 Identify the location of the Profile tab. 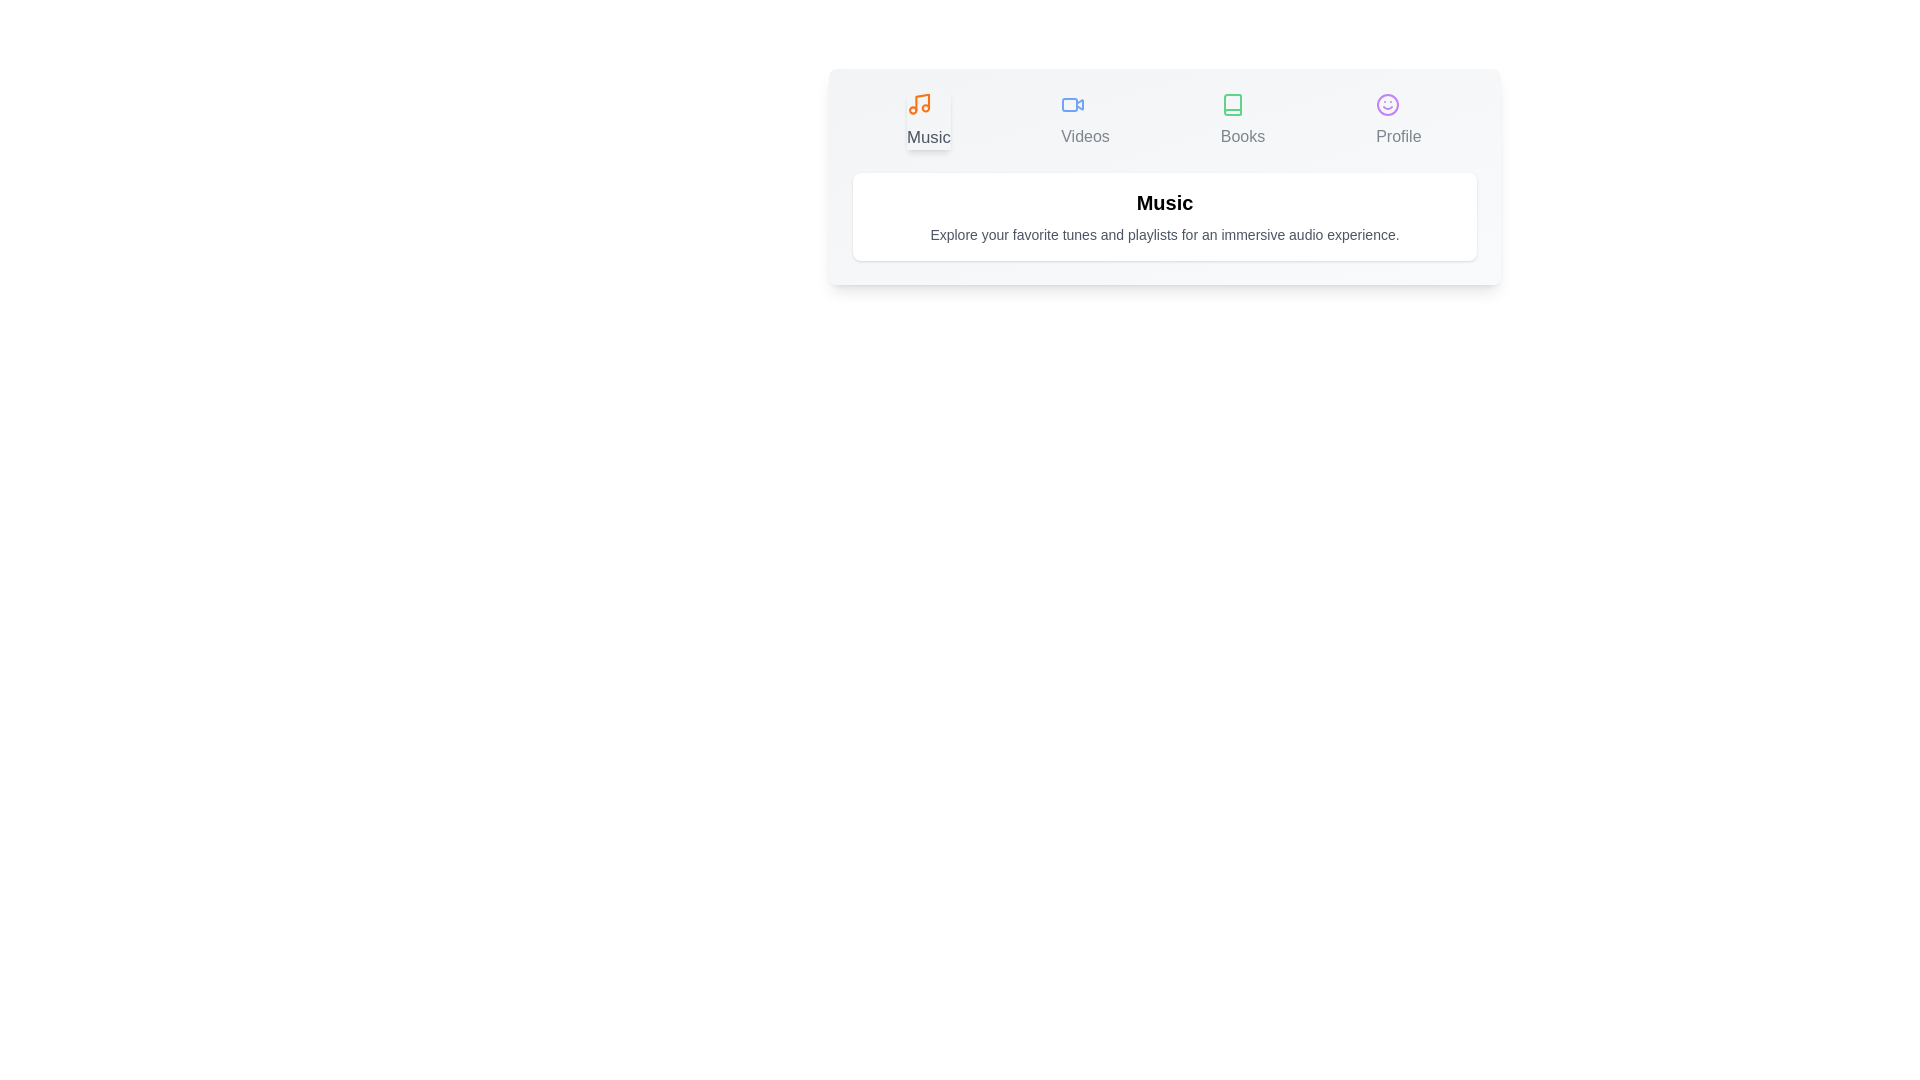
(1397, 120).